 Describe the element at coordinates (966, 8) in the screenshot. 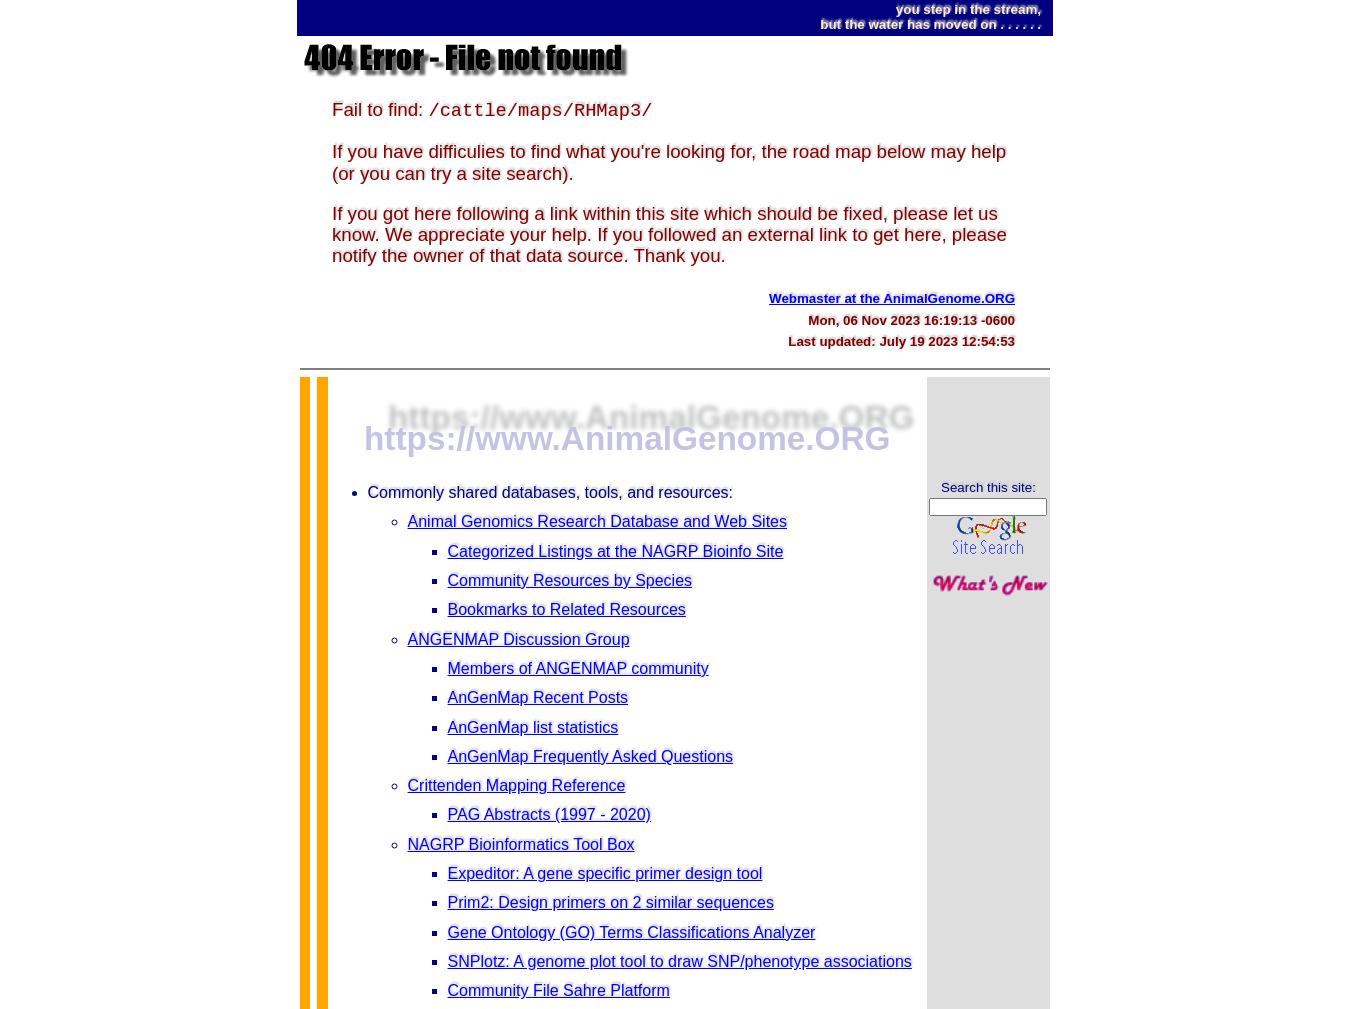

I see `'you step in the stream,'` at that location.